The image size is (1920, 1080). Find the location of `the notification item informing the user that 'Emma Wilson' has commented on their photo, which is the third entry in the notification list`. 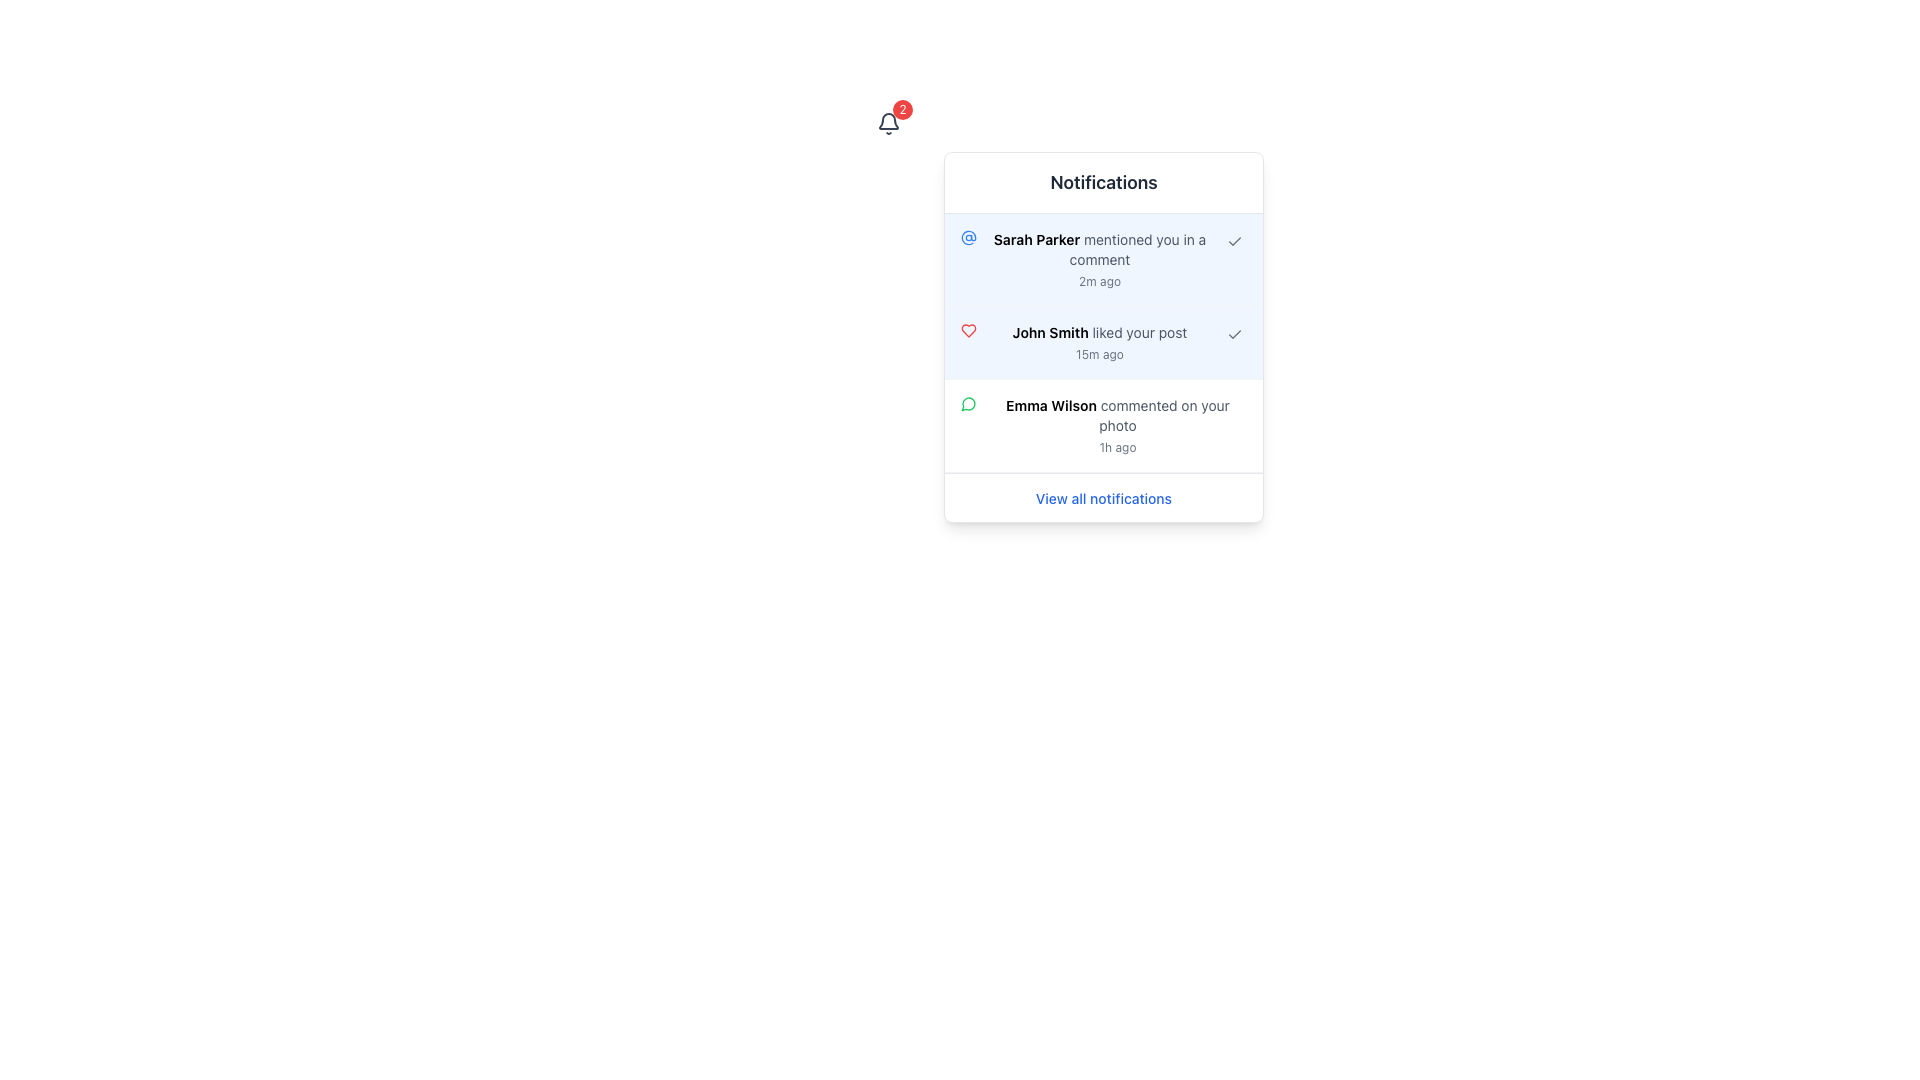

the notification item informing the user that 'Emma Wilson' has commented on their photo, which is the third entry in the notification list is located at coordinates (1117, 424).